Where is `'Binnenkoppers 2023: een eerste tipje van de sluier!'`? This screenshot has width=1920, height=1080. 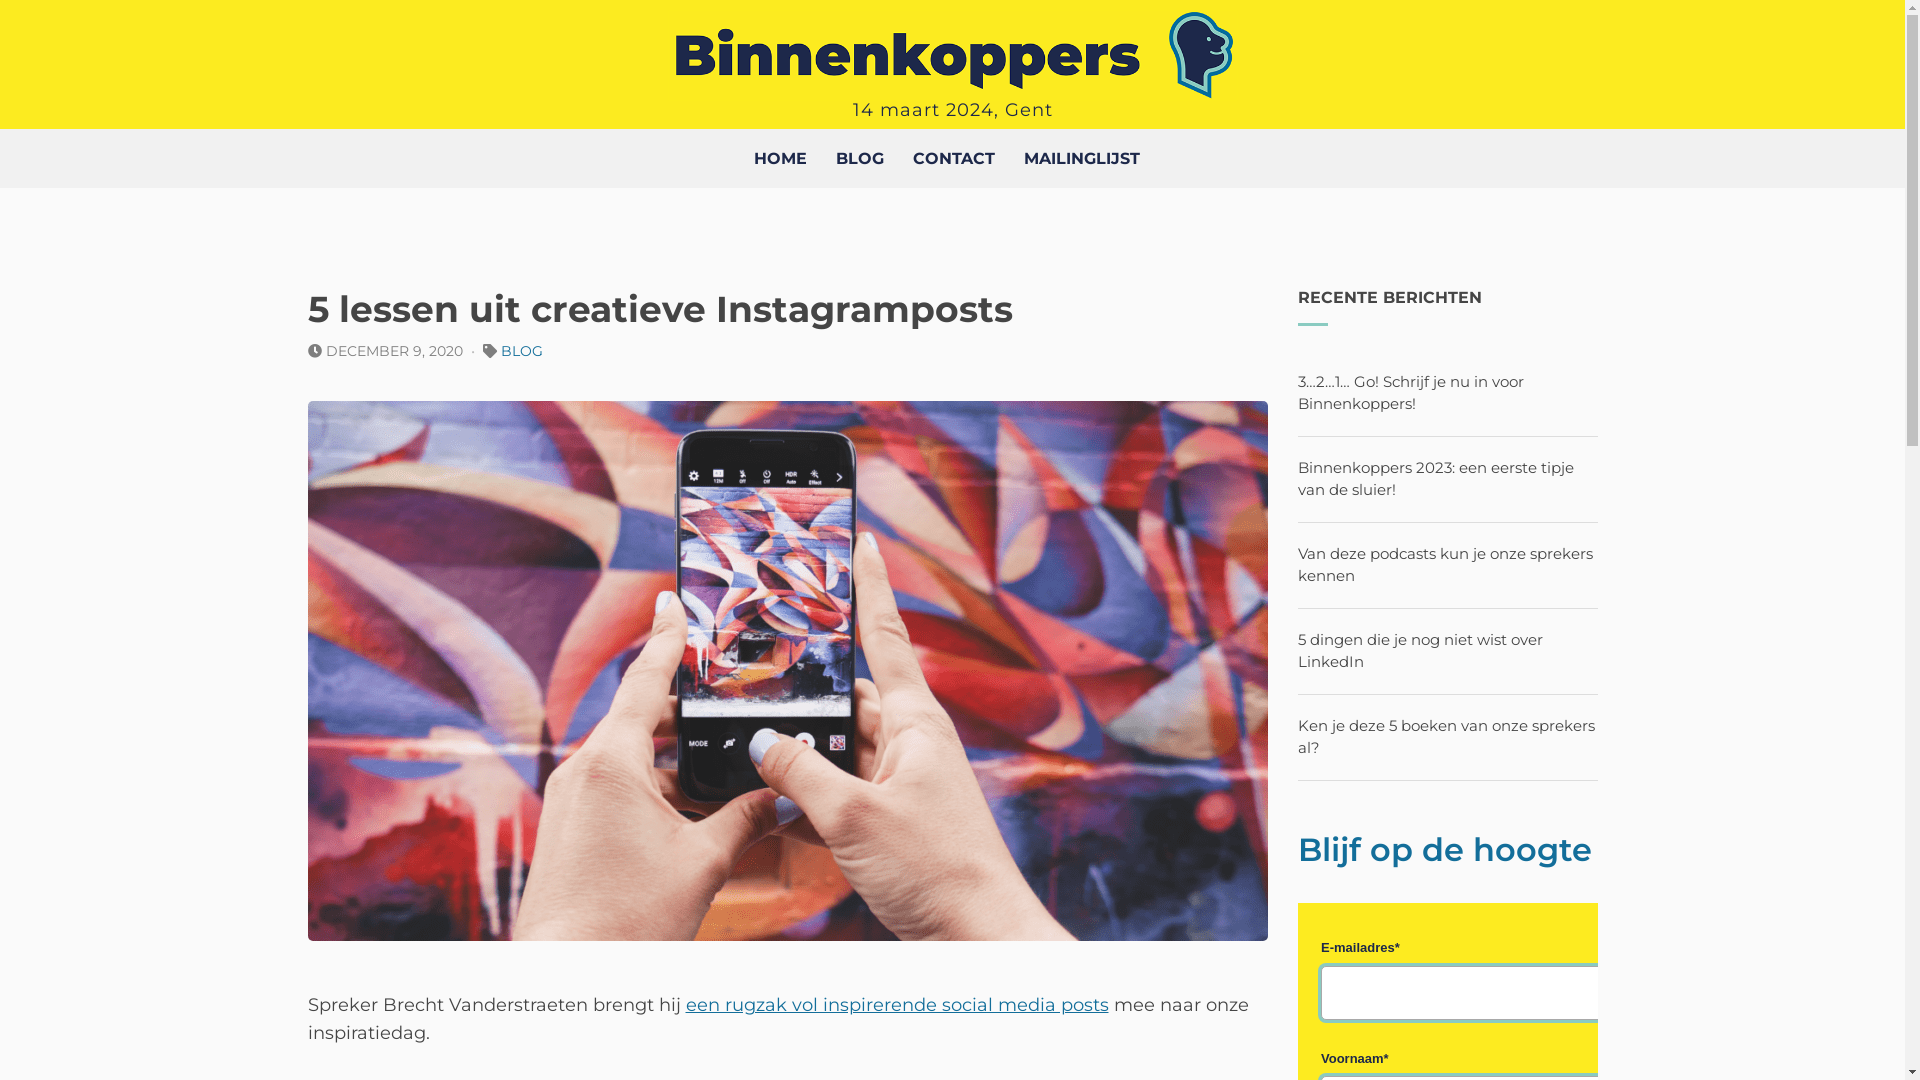
'Binnenkoppers 2023: een eerste tipje van de sluier!' is located at coordinates (1297, 478).